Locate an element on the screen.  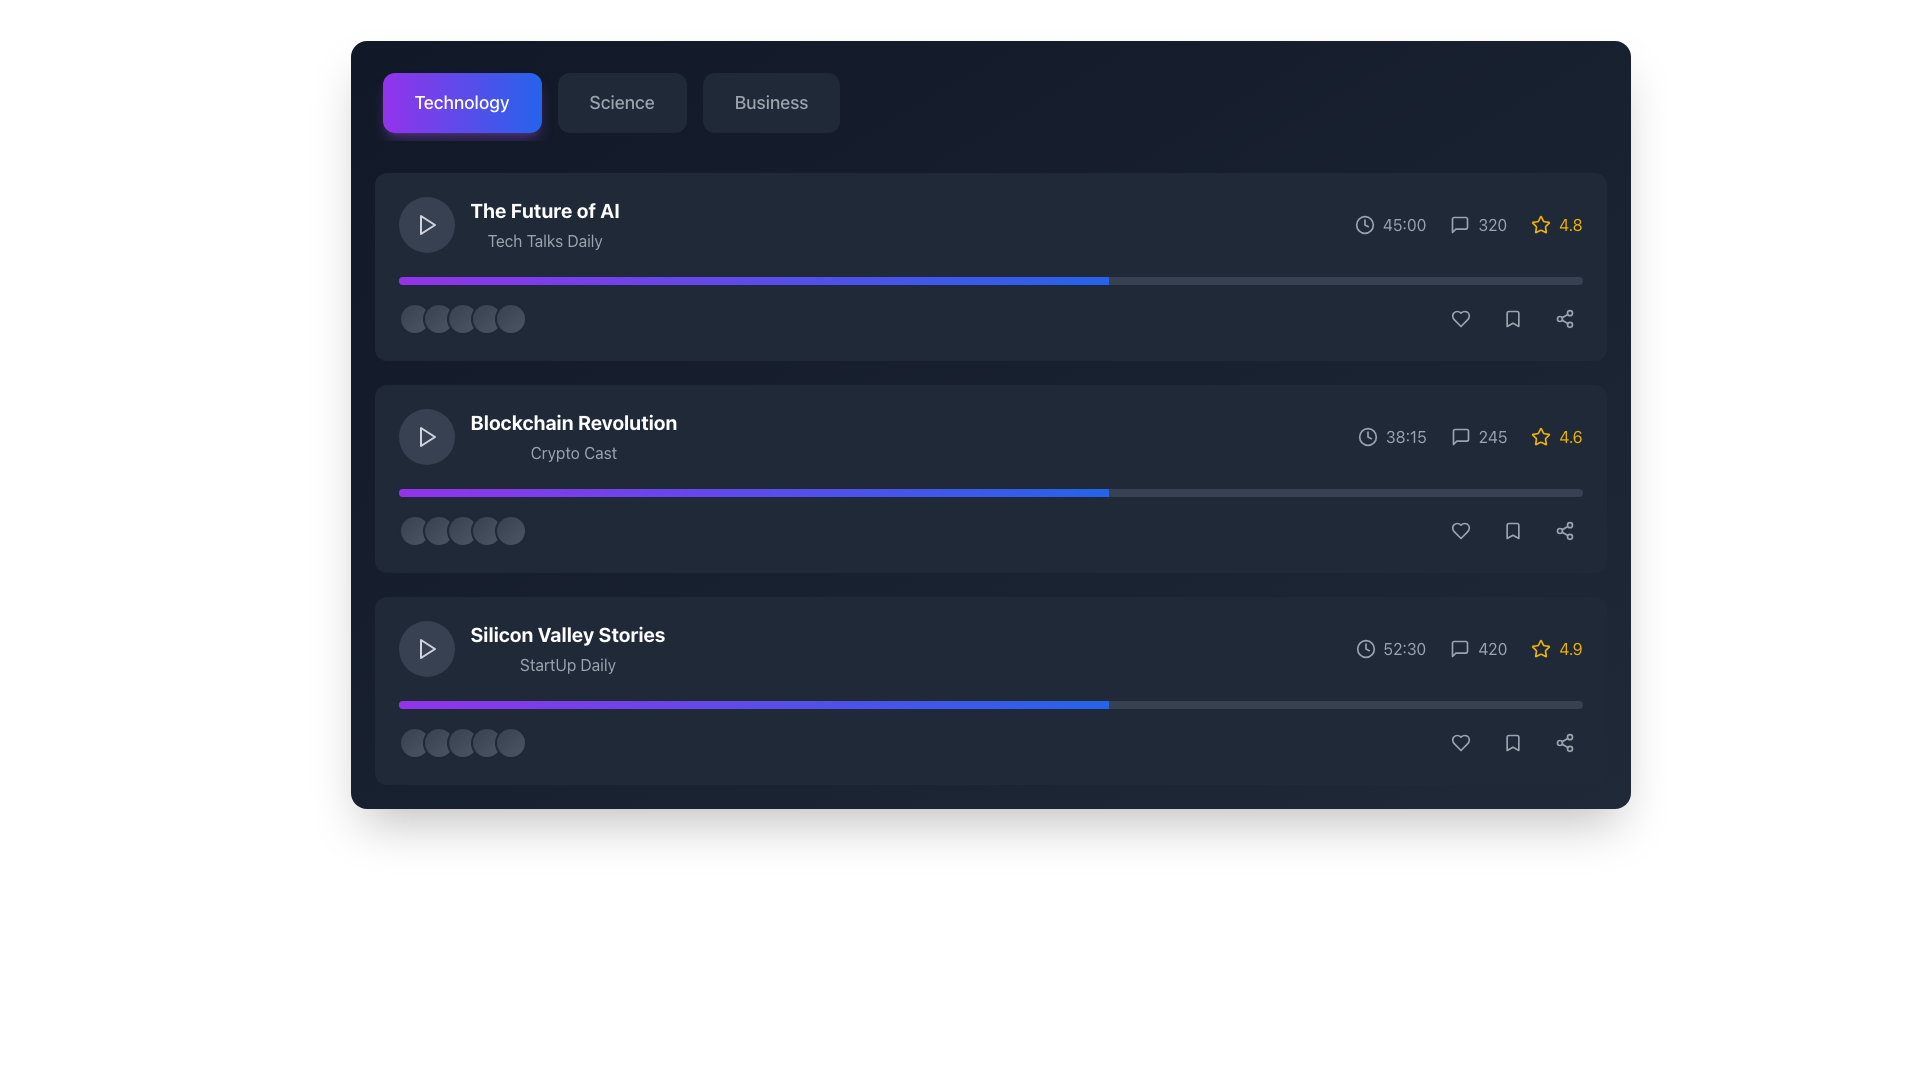
the heart-shaped SVG icon located near the rightmost side of the second entry in a vertically stacked list is located at coordinates (1460, 530).